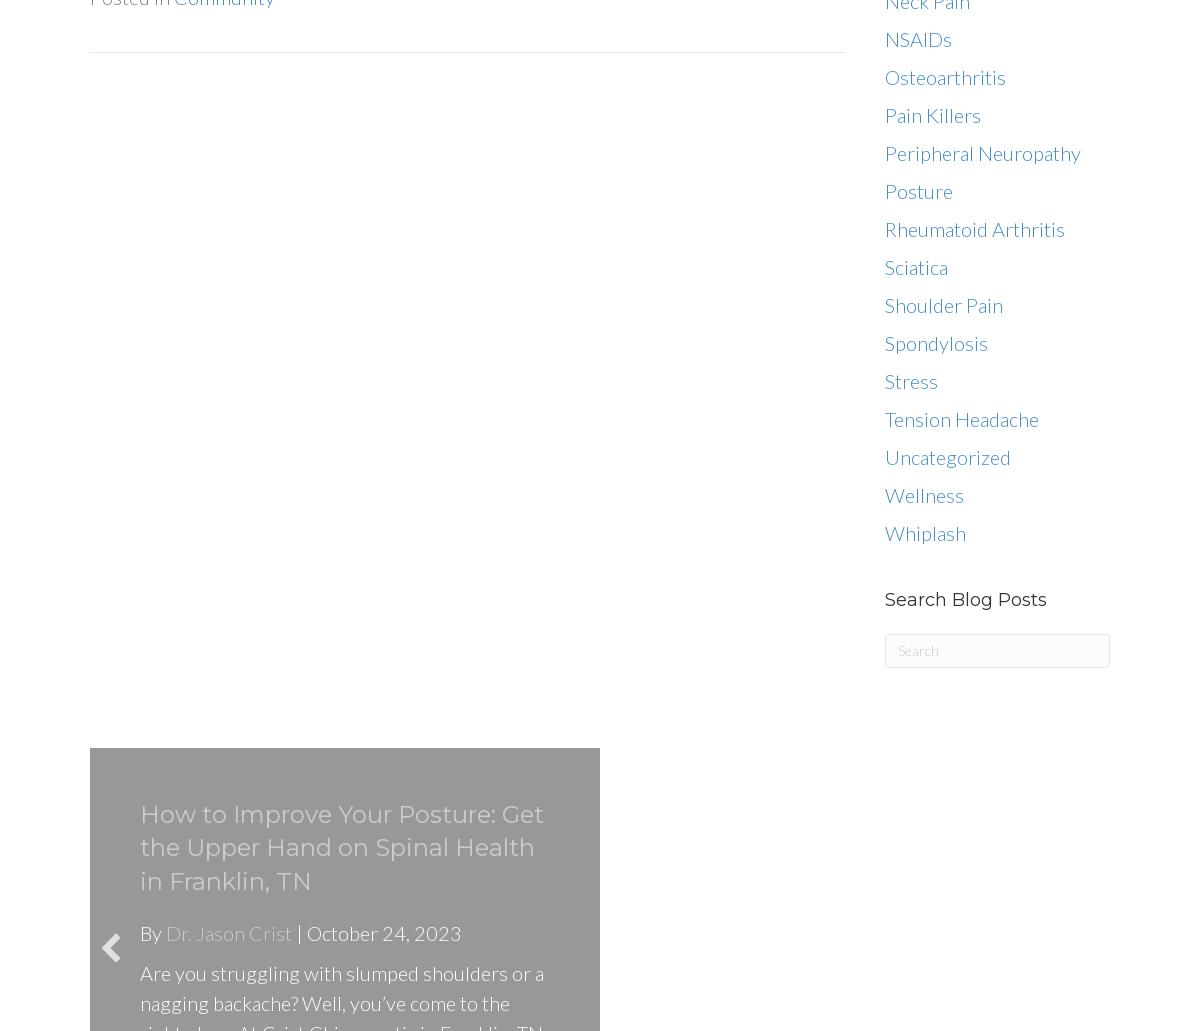  What do you see at coordinates (933, 113) in the screenshot?
I see `'Pain Killers'` at bounding box center [933, 113].